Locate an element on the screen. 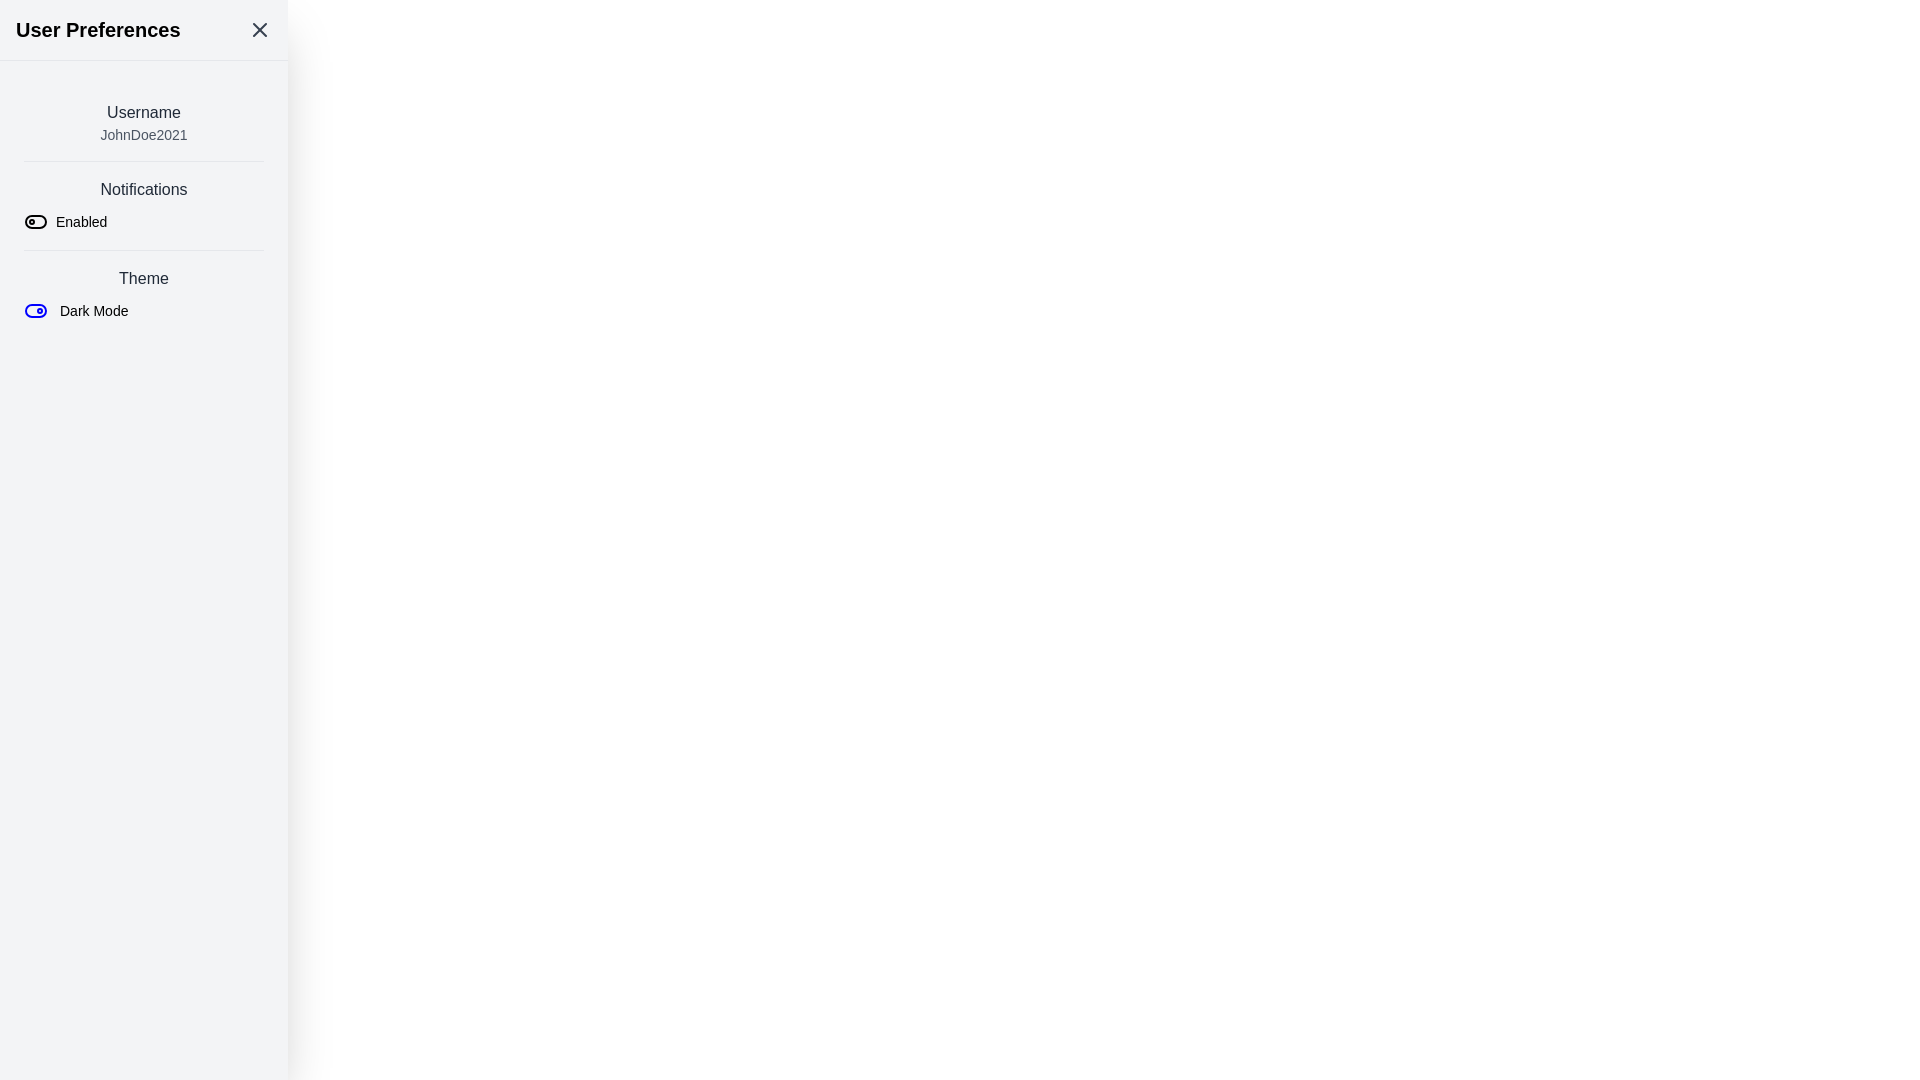 This screenshot has width=1920, height=1080. the toggle switch for notifications located underneath the 'Notifications' header is located at coordinates (35, 222).